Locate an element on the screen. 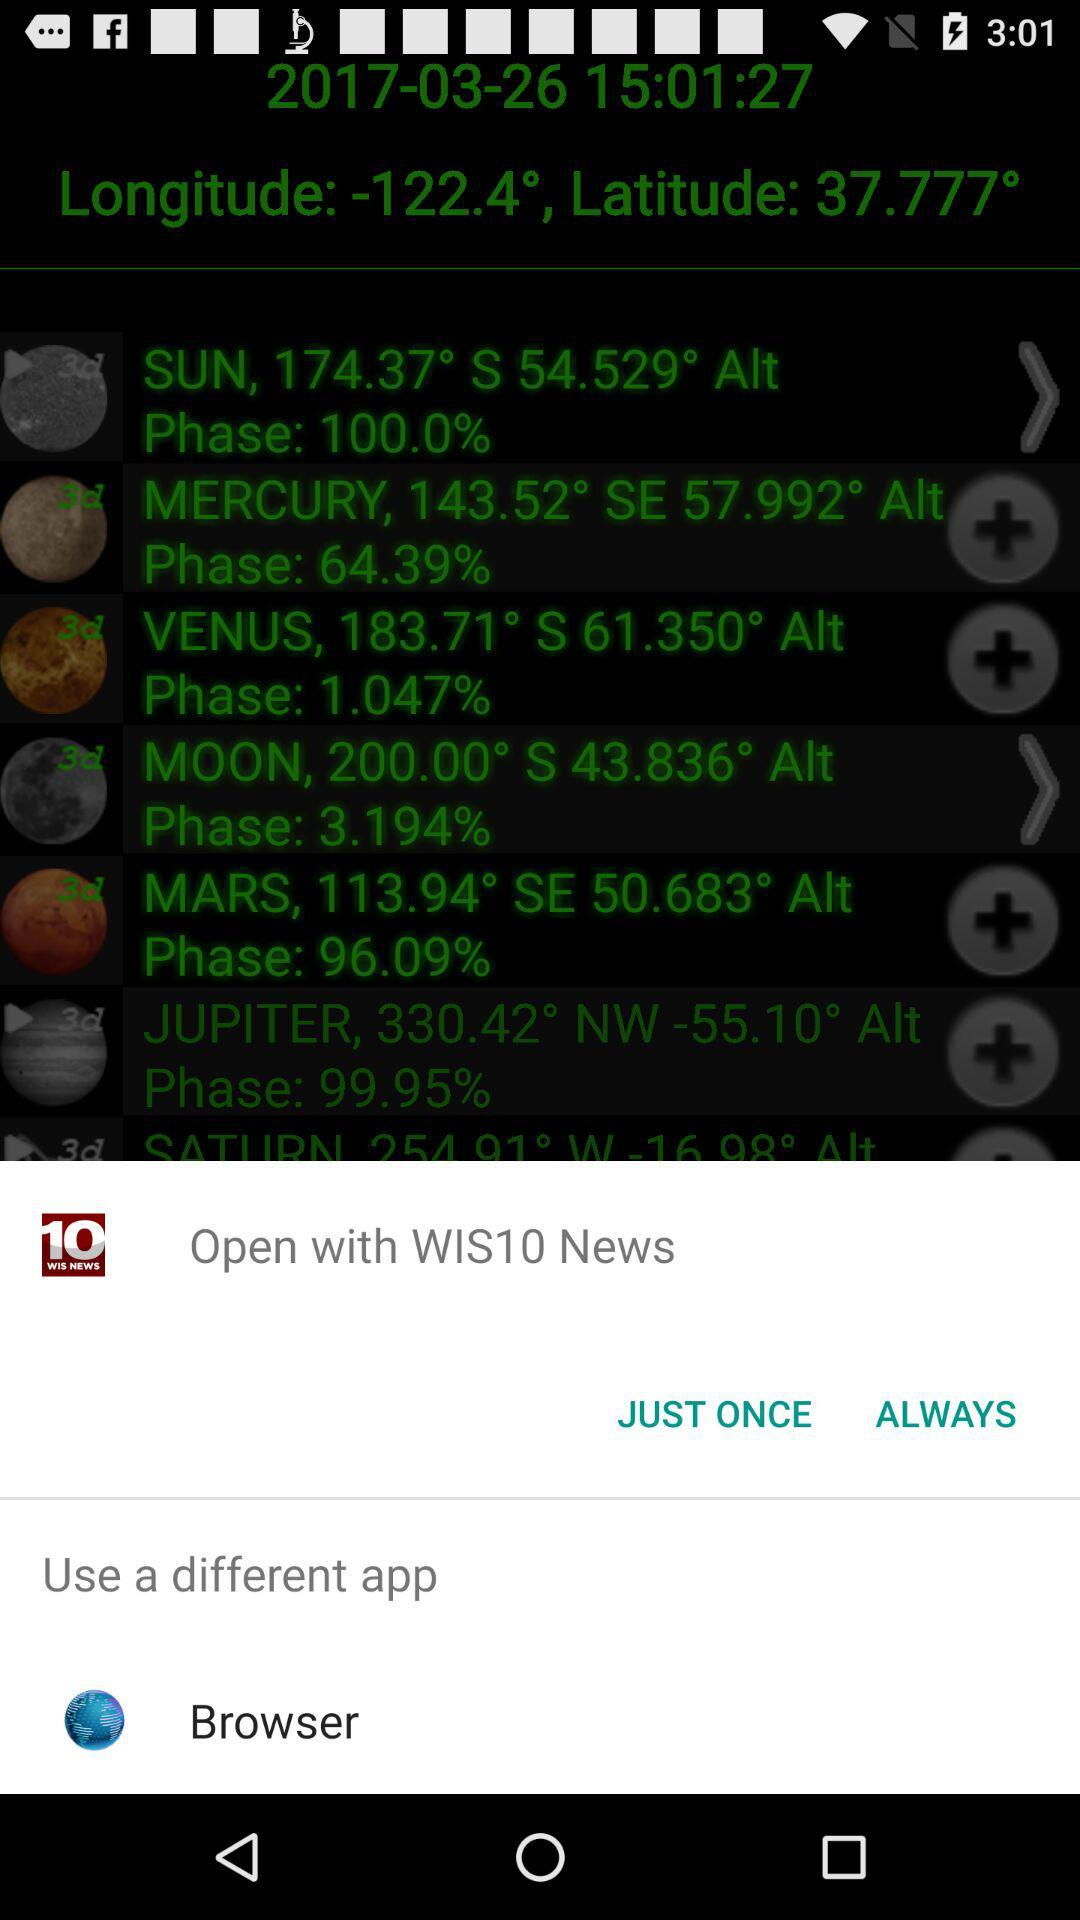 The height and width of the screenshot is (1920, 1080). the always is located at coordinates (945, 1411).